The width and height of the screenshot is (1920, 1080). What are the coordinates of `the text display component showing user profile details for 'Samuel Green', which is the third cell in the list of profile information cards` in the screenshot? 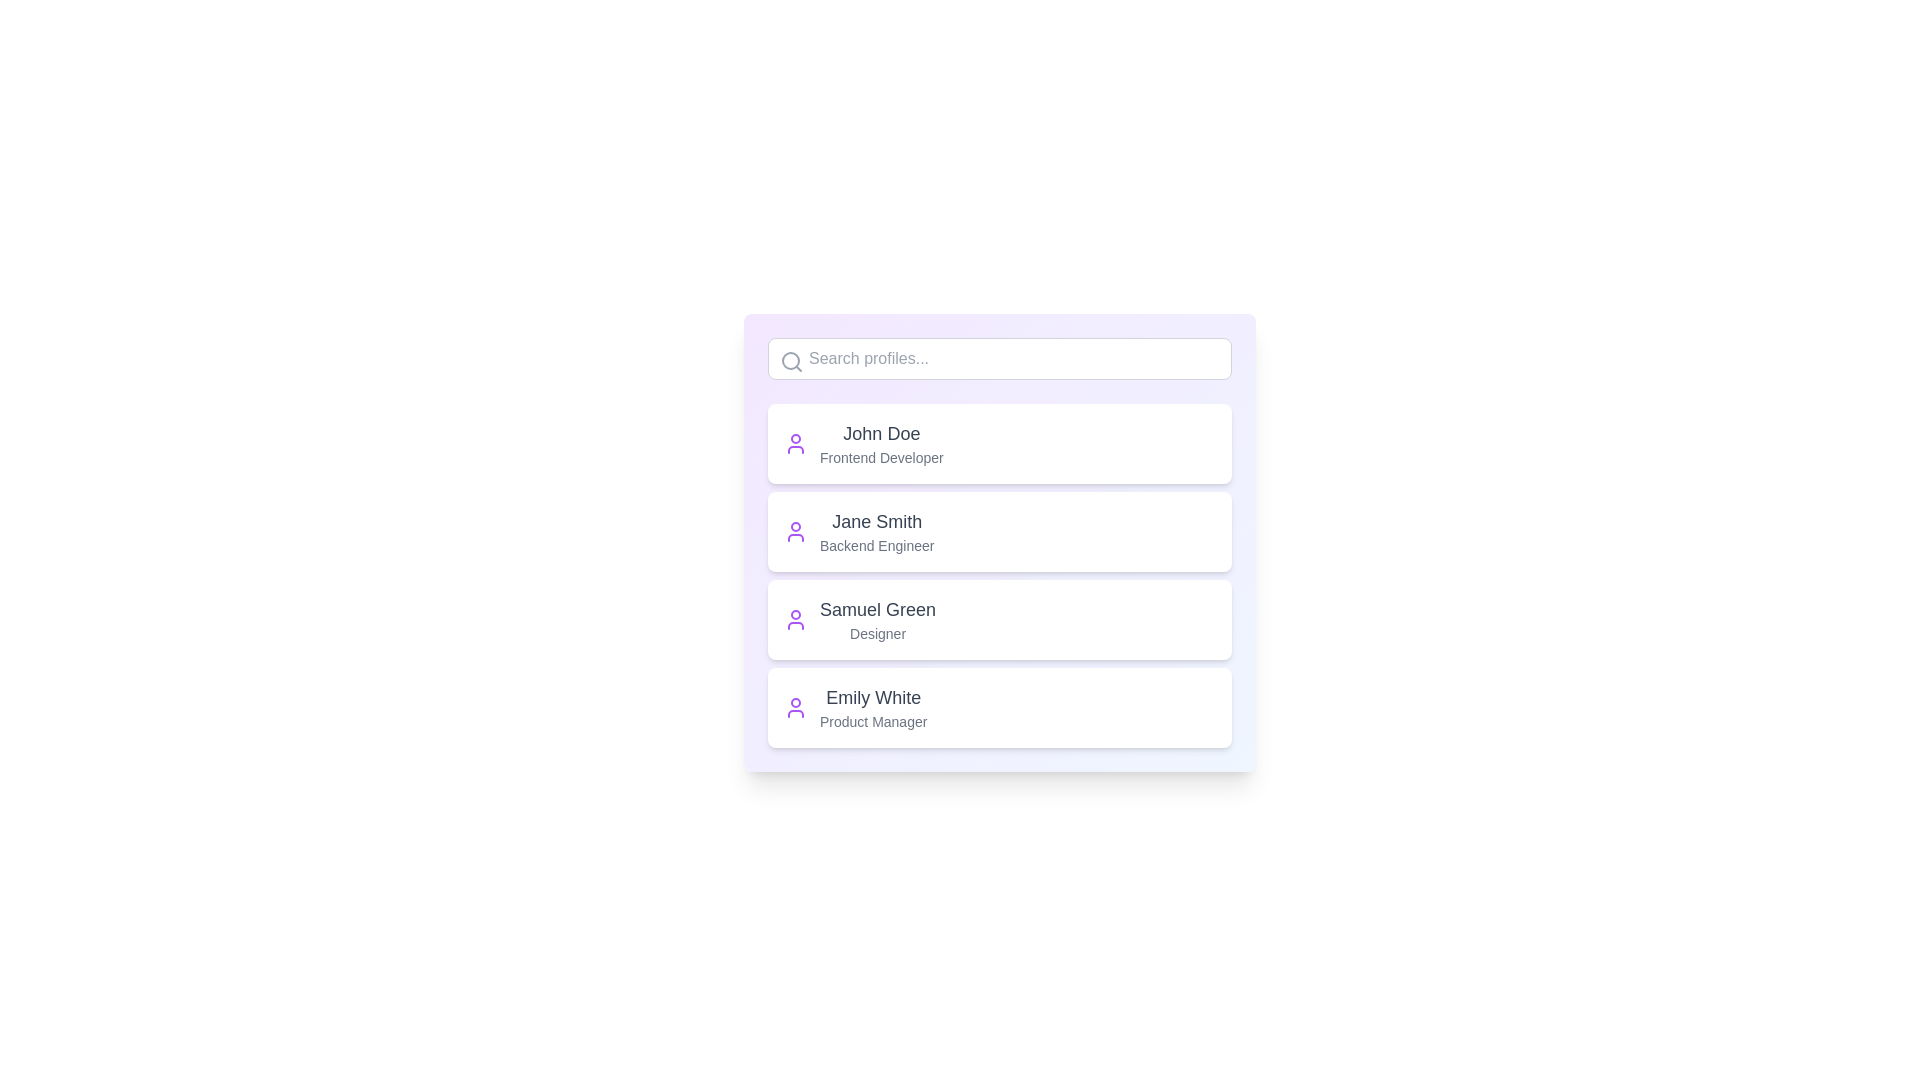 It's located at (878, 619).